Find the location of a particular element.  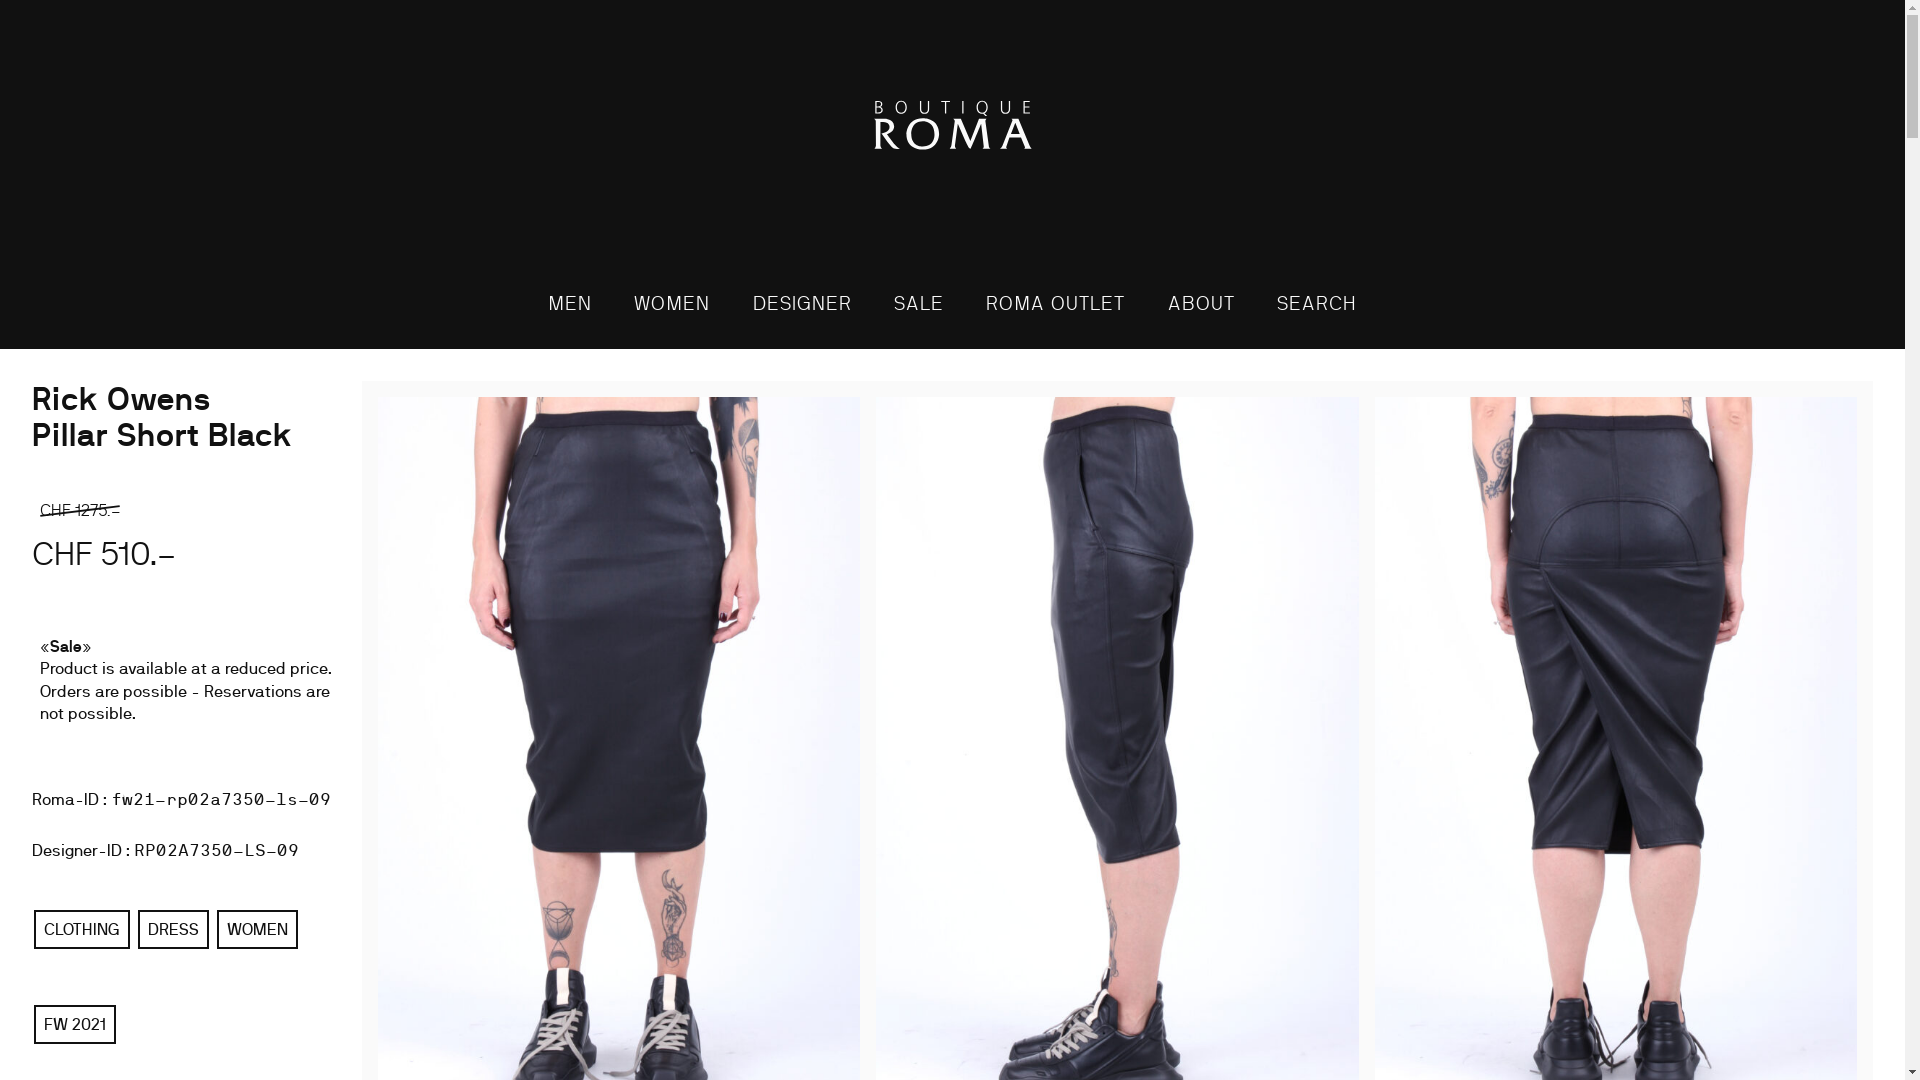

'CLOTHING' is located at coordinates (80, 929).